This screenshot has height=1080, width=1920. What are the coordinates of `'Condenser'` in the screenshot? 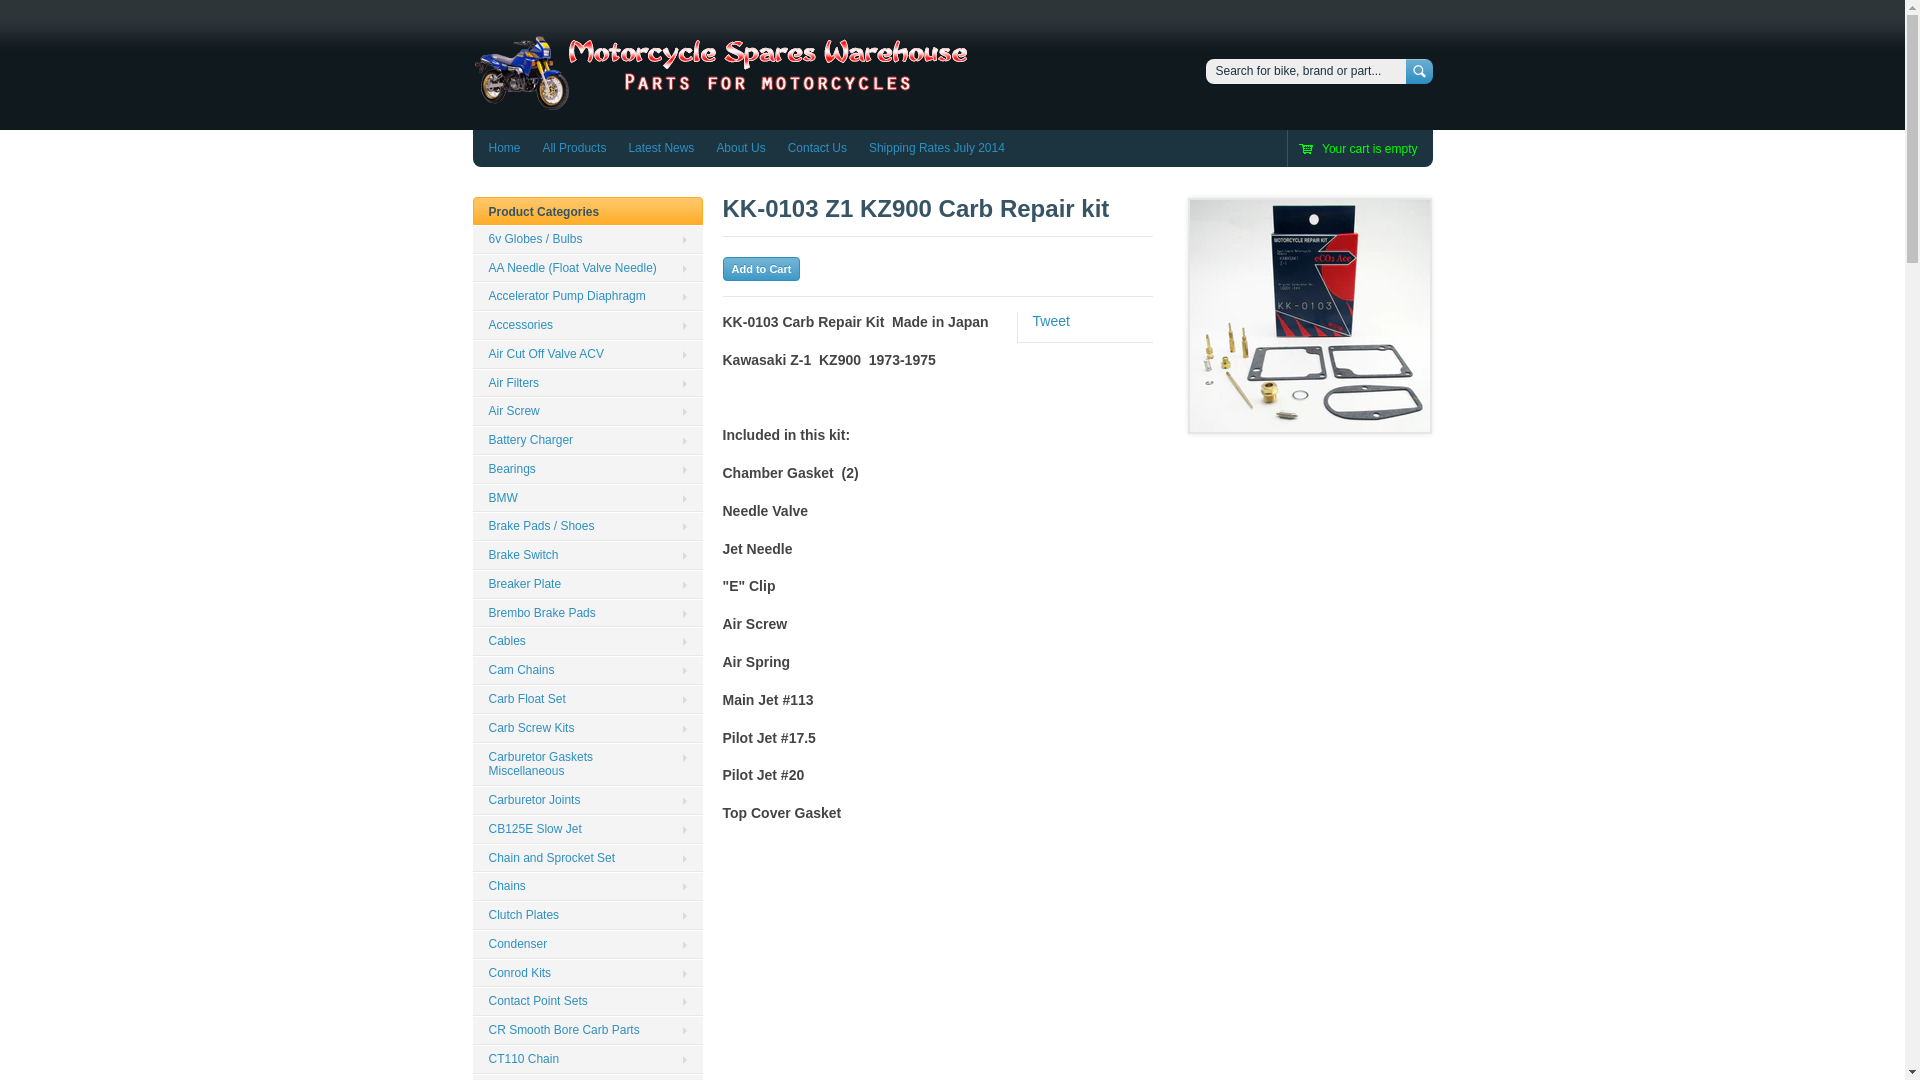 It's located at (585, 944).